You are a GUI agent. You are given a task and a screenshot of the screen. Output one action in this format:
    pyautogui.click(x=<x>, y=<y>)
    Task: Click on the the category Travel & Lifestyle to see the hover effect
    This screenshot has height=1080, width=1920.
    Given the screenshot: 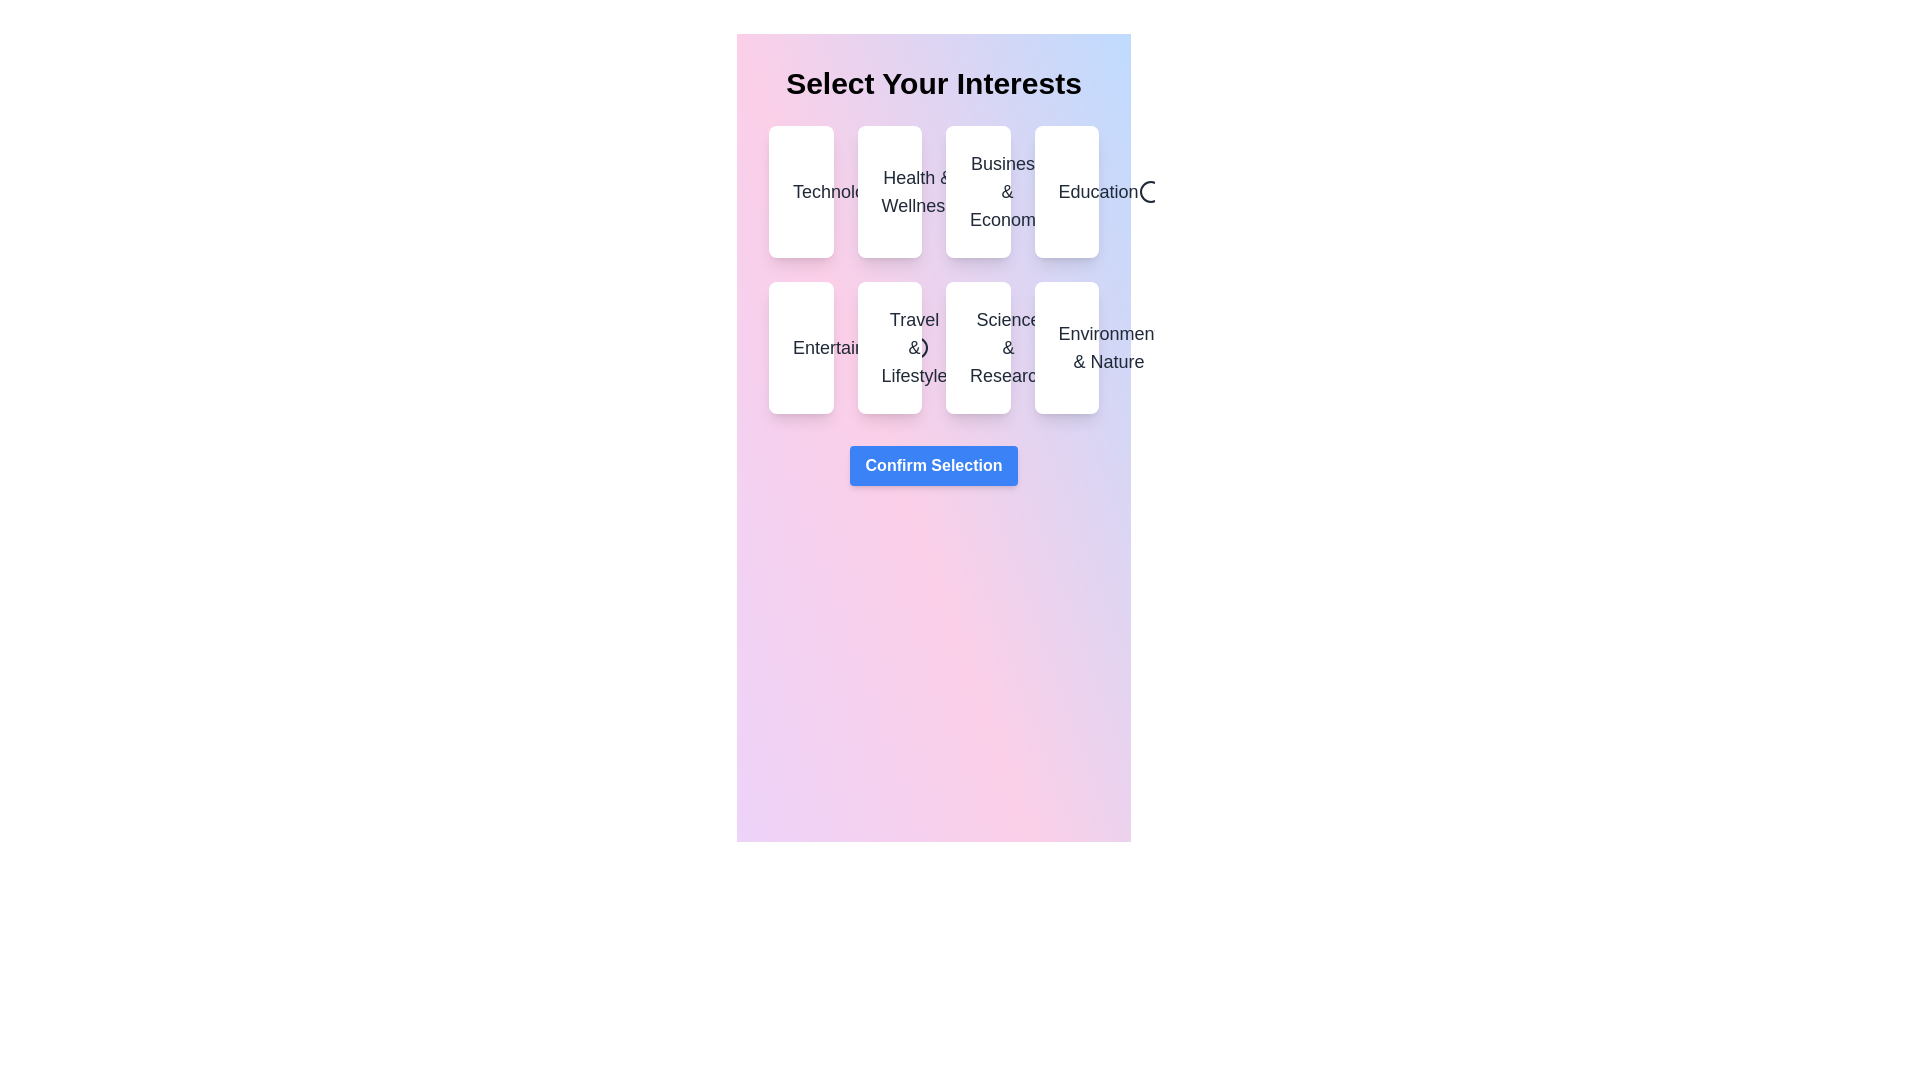 What is the action you would take?
    pyautogui.click(x=888, y=346)
    